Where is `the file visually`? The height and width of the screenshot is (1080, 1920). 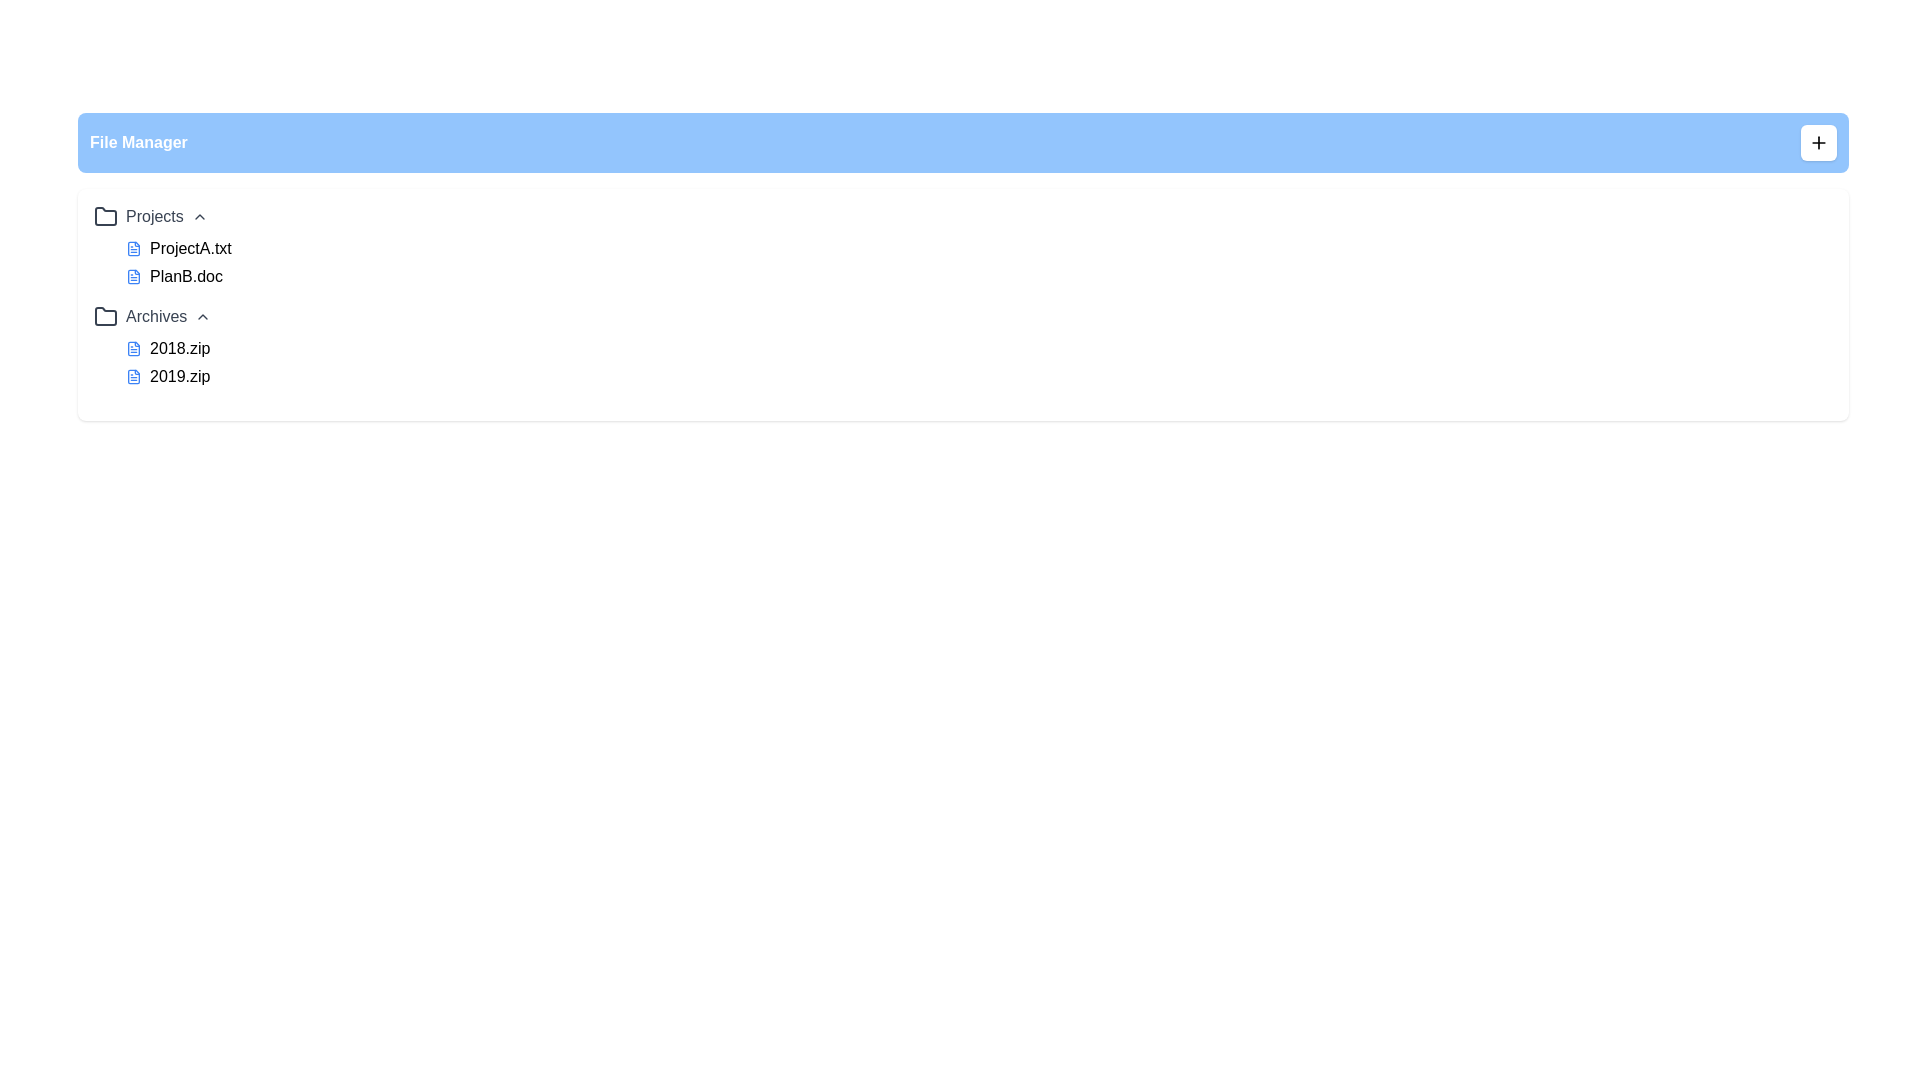 the file visually is located at coordinates (133, 377).